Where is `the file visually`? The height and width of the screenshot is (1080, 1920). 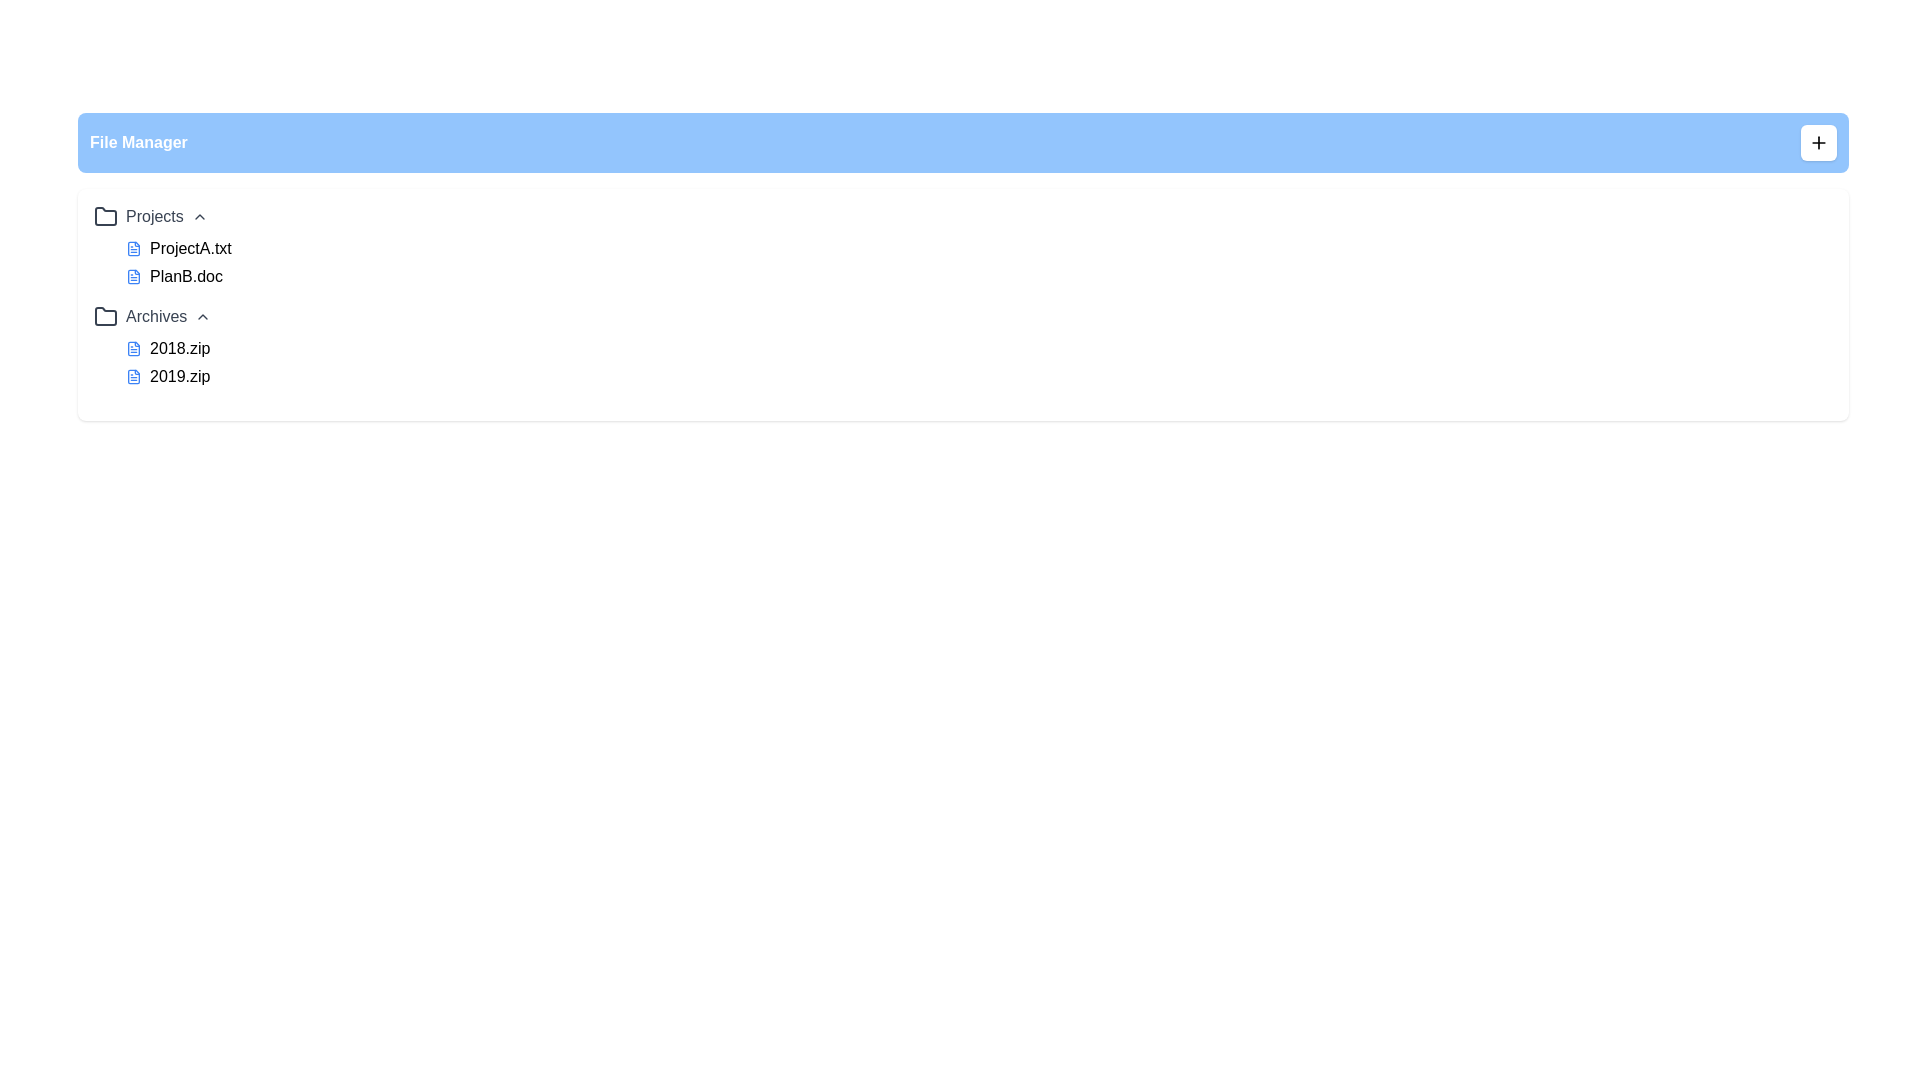 the file visually is located at coordinates (133, 377).